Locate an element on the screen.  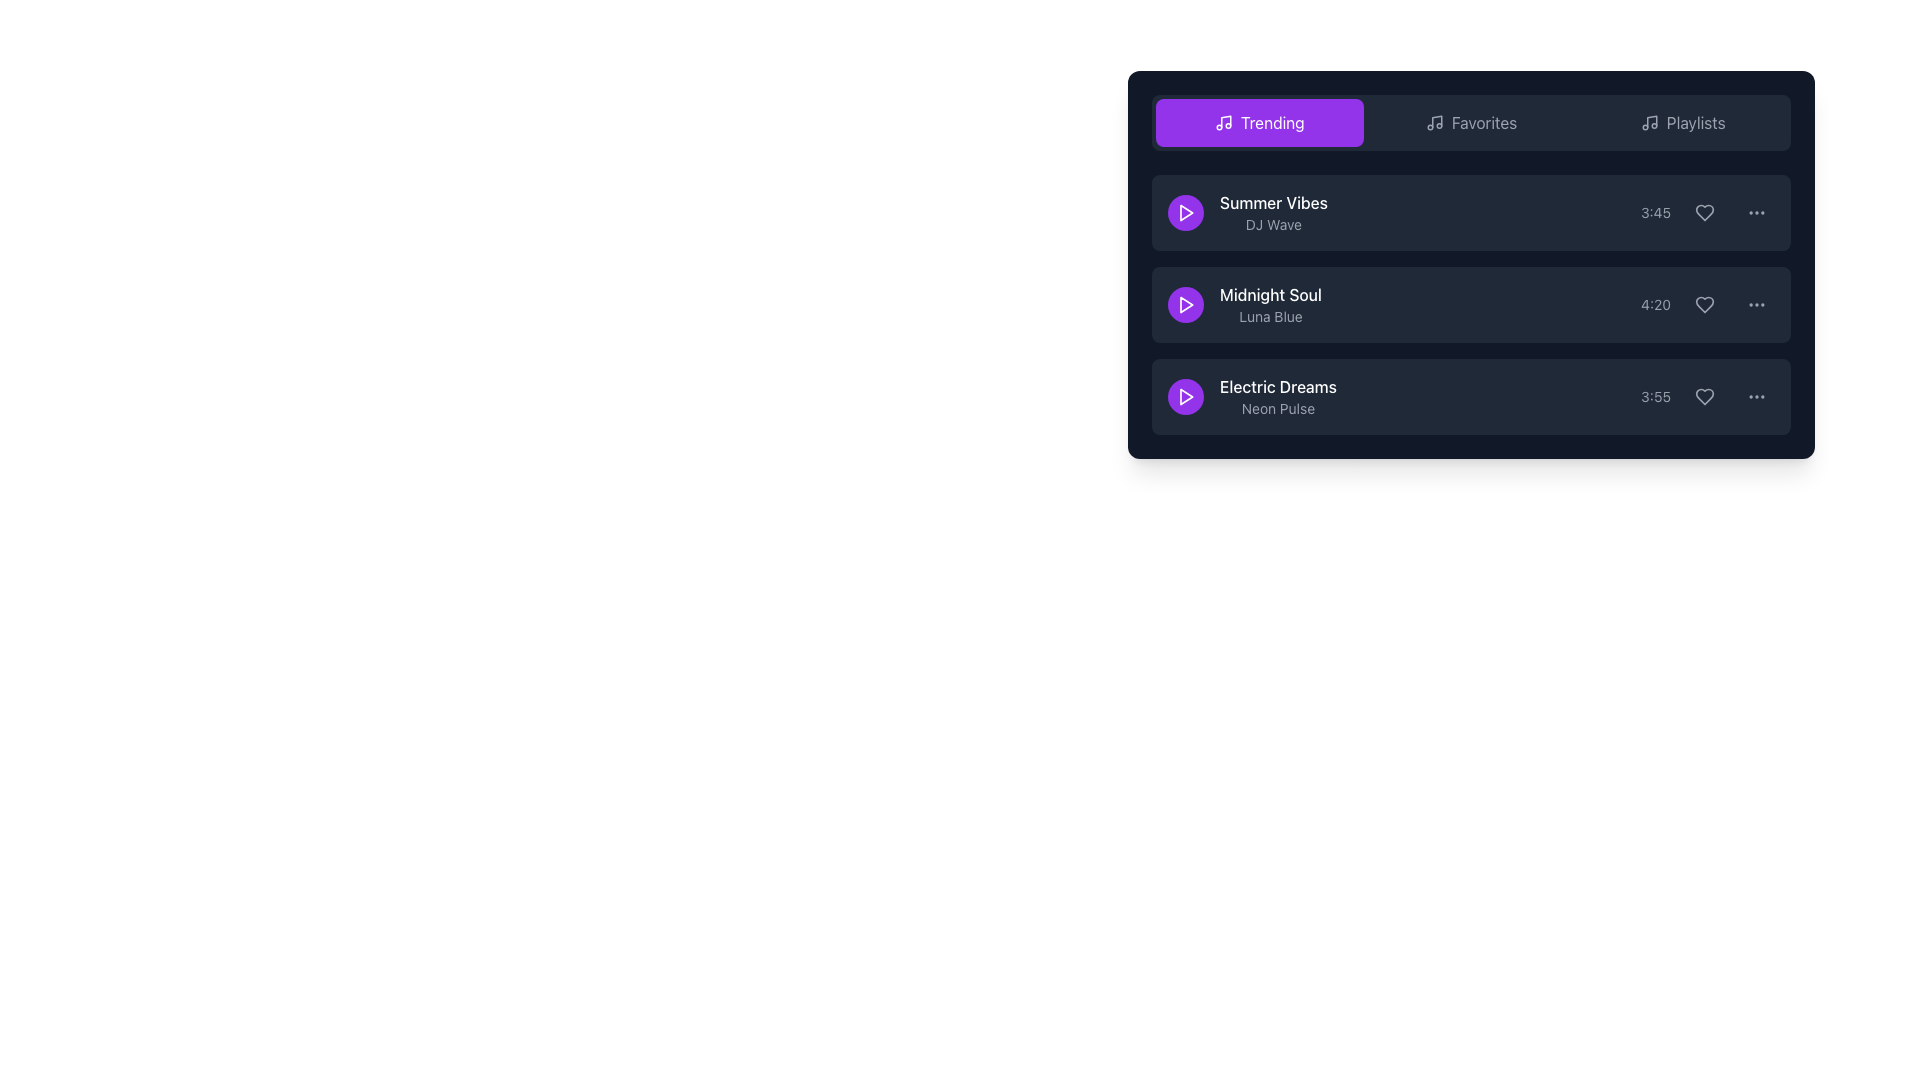
the 'Summer Vibes' text label in the 'Trending' playlist, which is located in the first row to the right of the purple play button icon is located at coordinates (1272, 203).